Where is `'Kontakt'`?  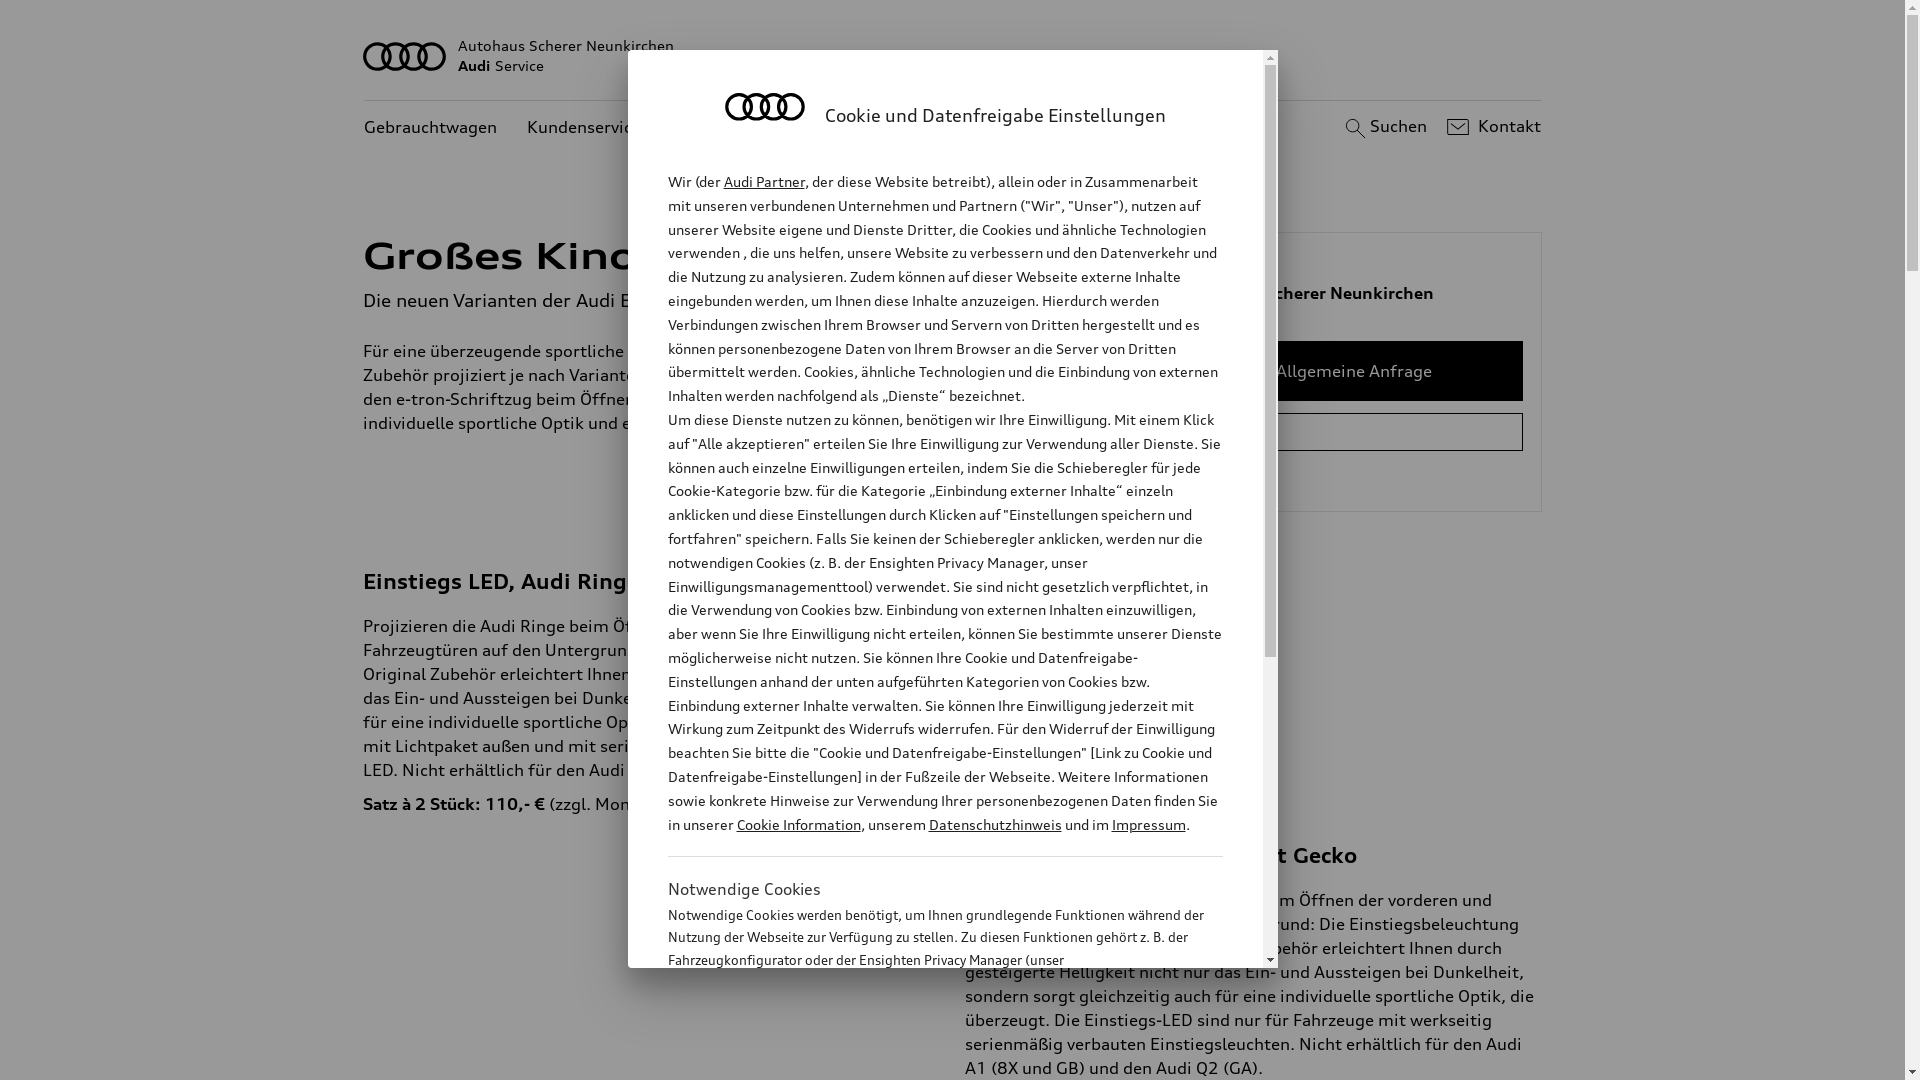
'Kontakt' is located at coordinates (1491, 127).